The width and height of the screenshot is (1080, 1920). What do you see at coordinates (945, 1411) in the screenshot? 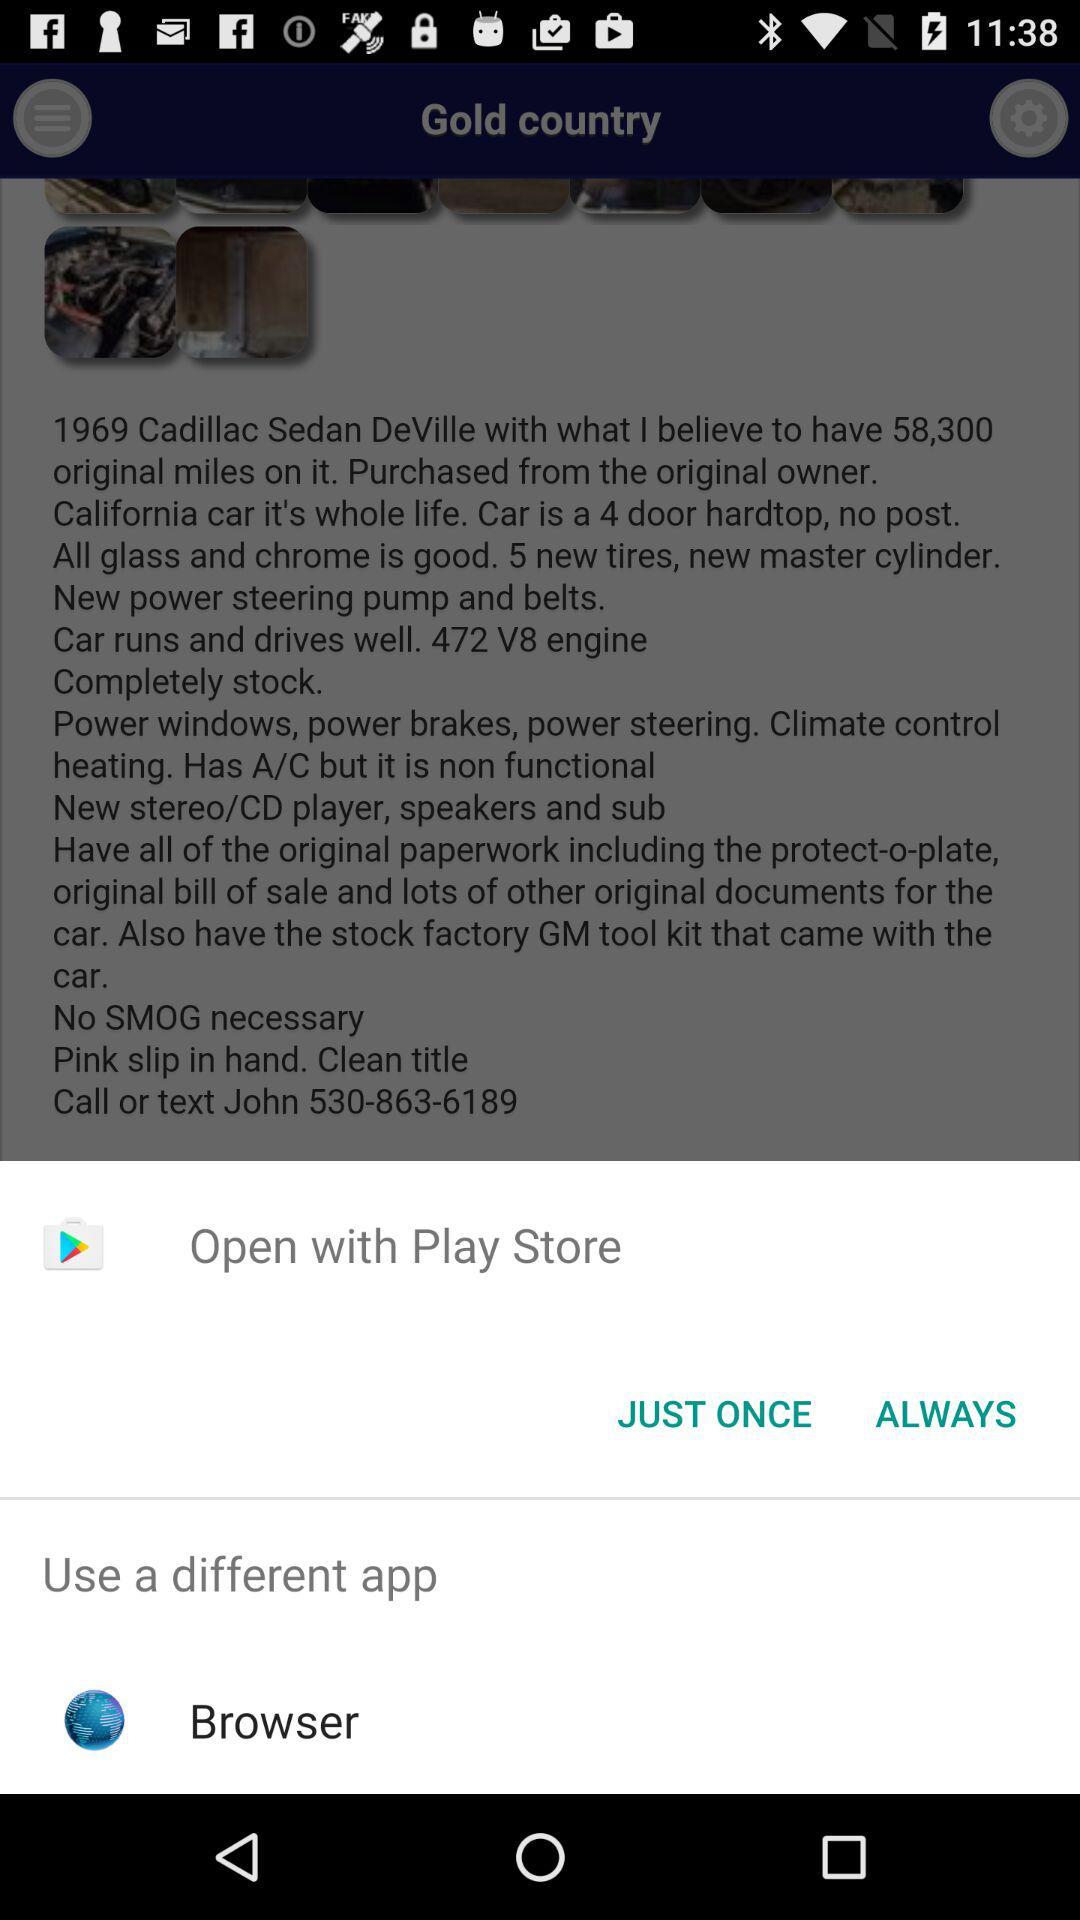
I see `always at the bottom right corner` at bounding box center [945, 1411].